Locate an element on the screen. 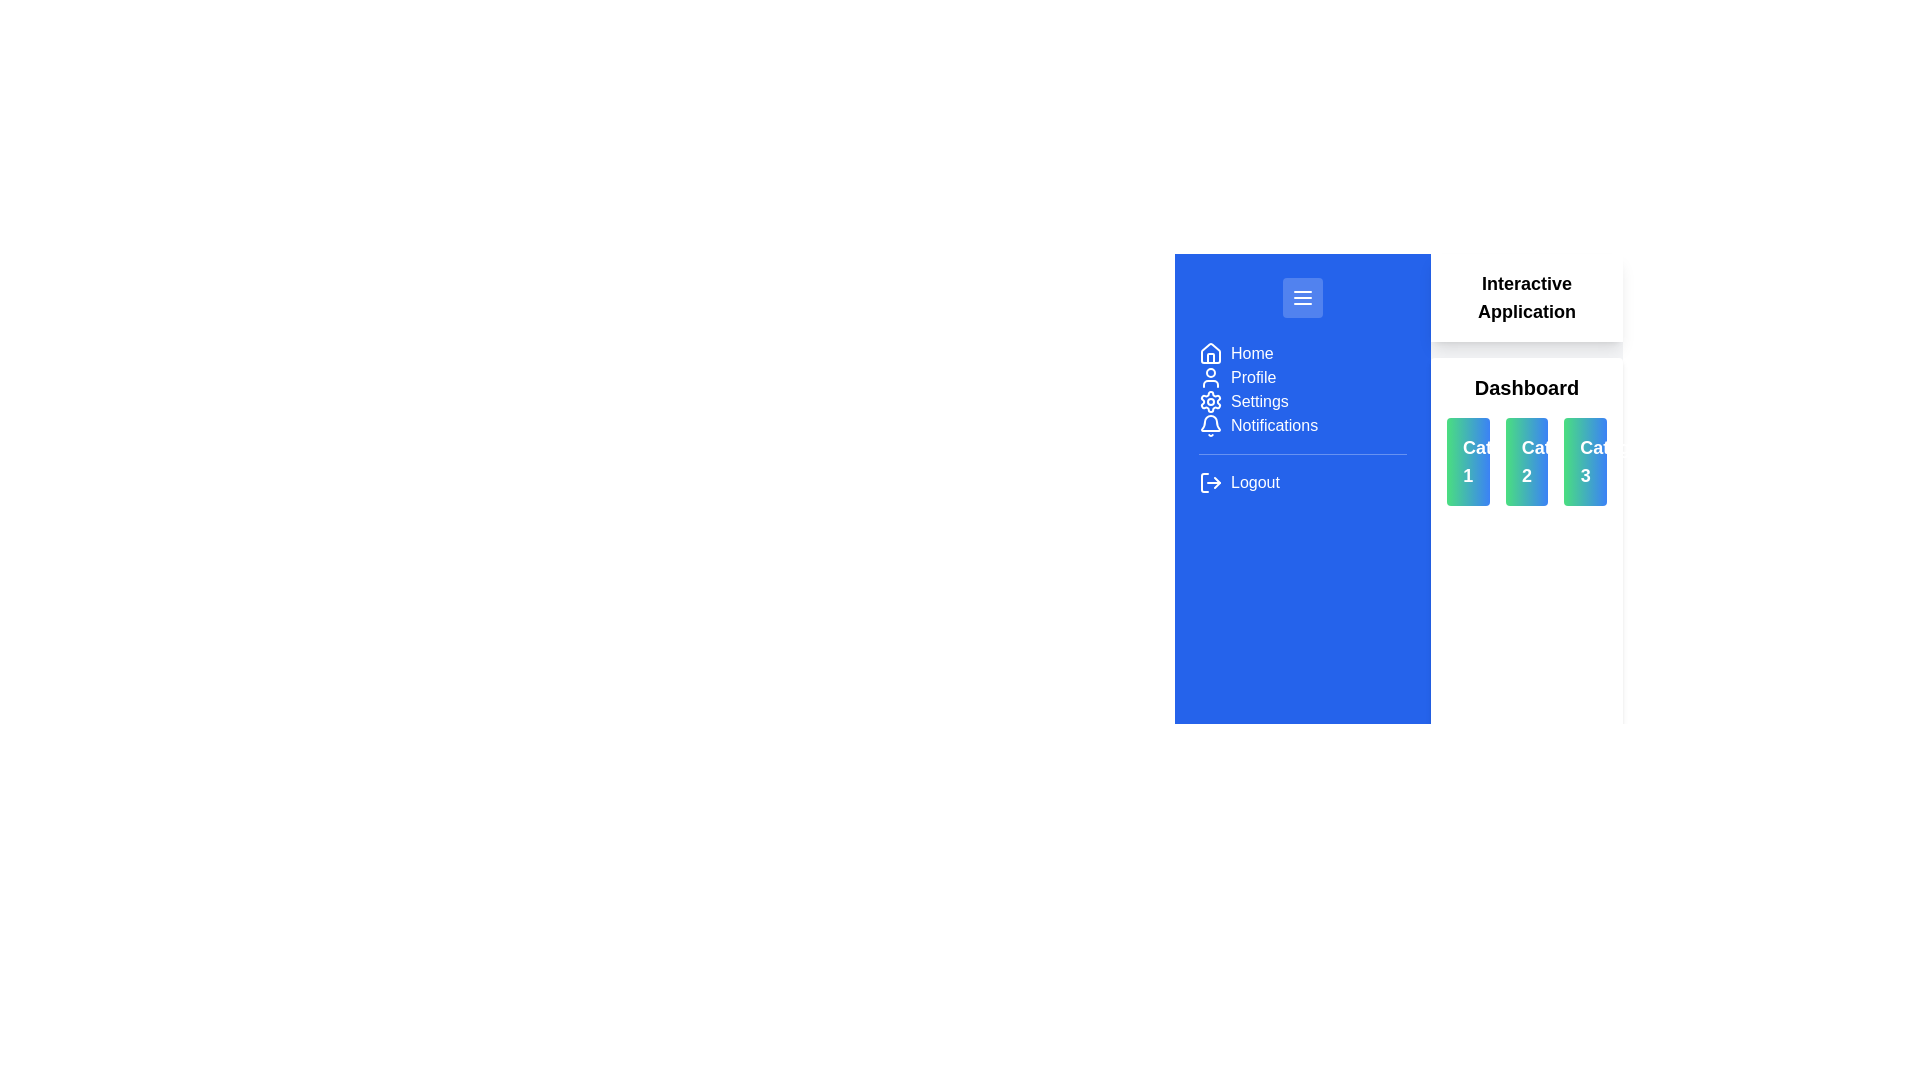 The image size is (1920, 1080). the 'Home' icon located in the navigation menu on the left side of the interface, positioned to the left of the 'Home' text is located at coordinates (1209, 353).